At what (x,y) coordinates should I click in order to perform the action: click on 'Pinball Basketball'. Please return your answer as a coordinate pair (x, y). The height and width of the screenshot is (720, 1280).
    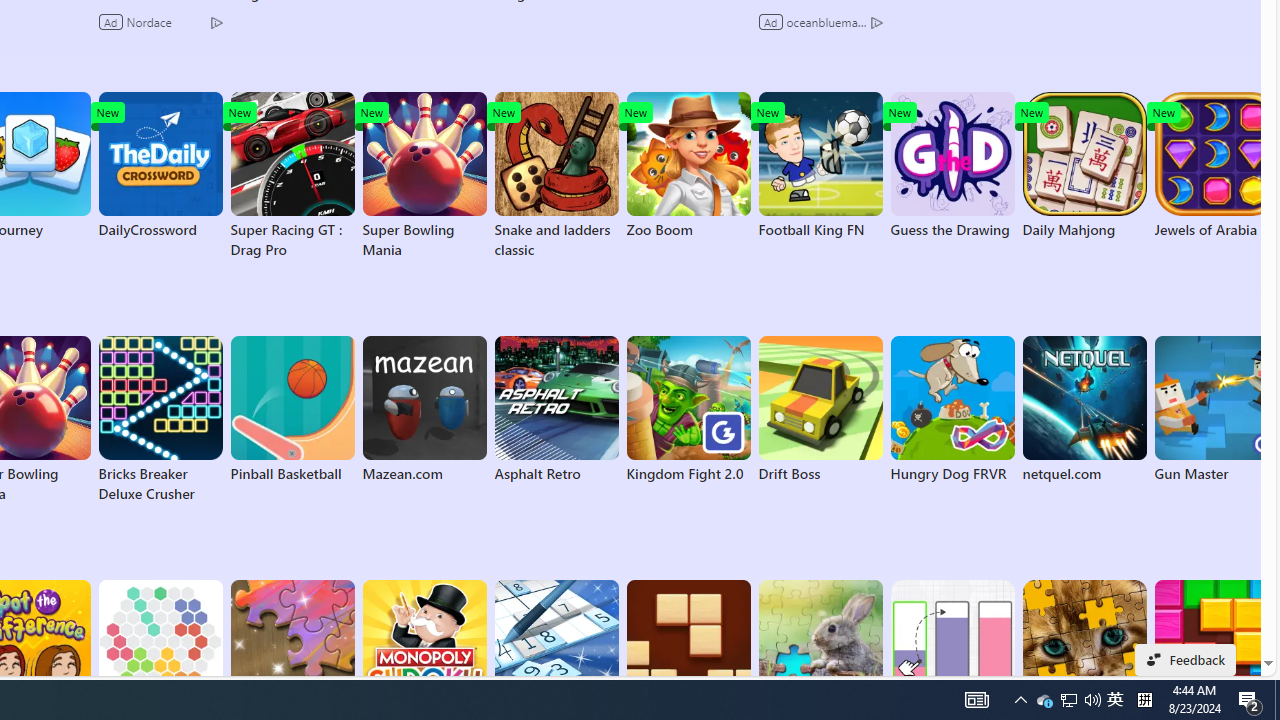
    Looking at the image, I should click on (291, 409).